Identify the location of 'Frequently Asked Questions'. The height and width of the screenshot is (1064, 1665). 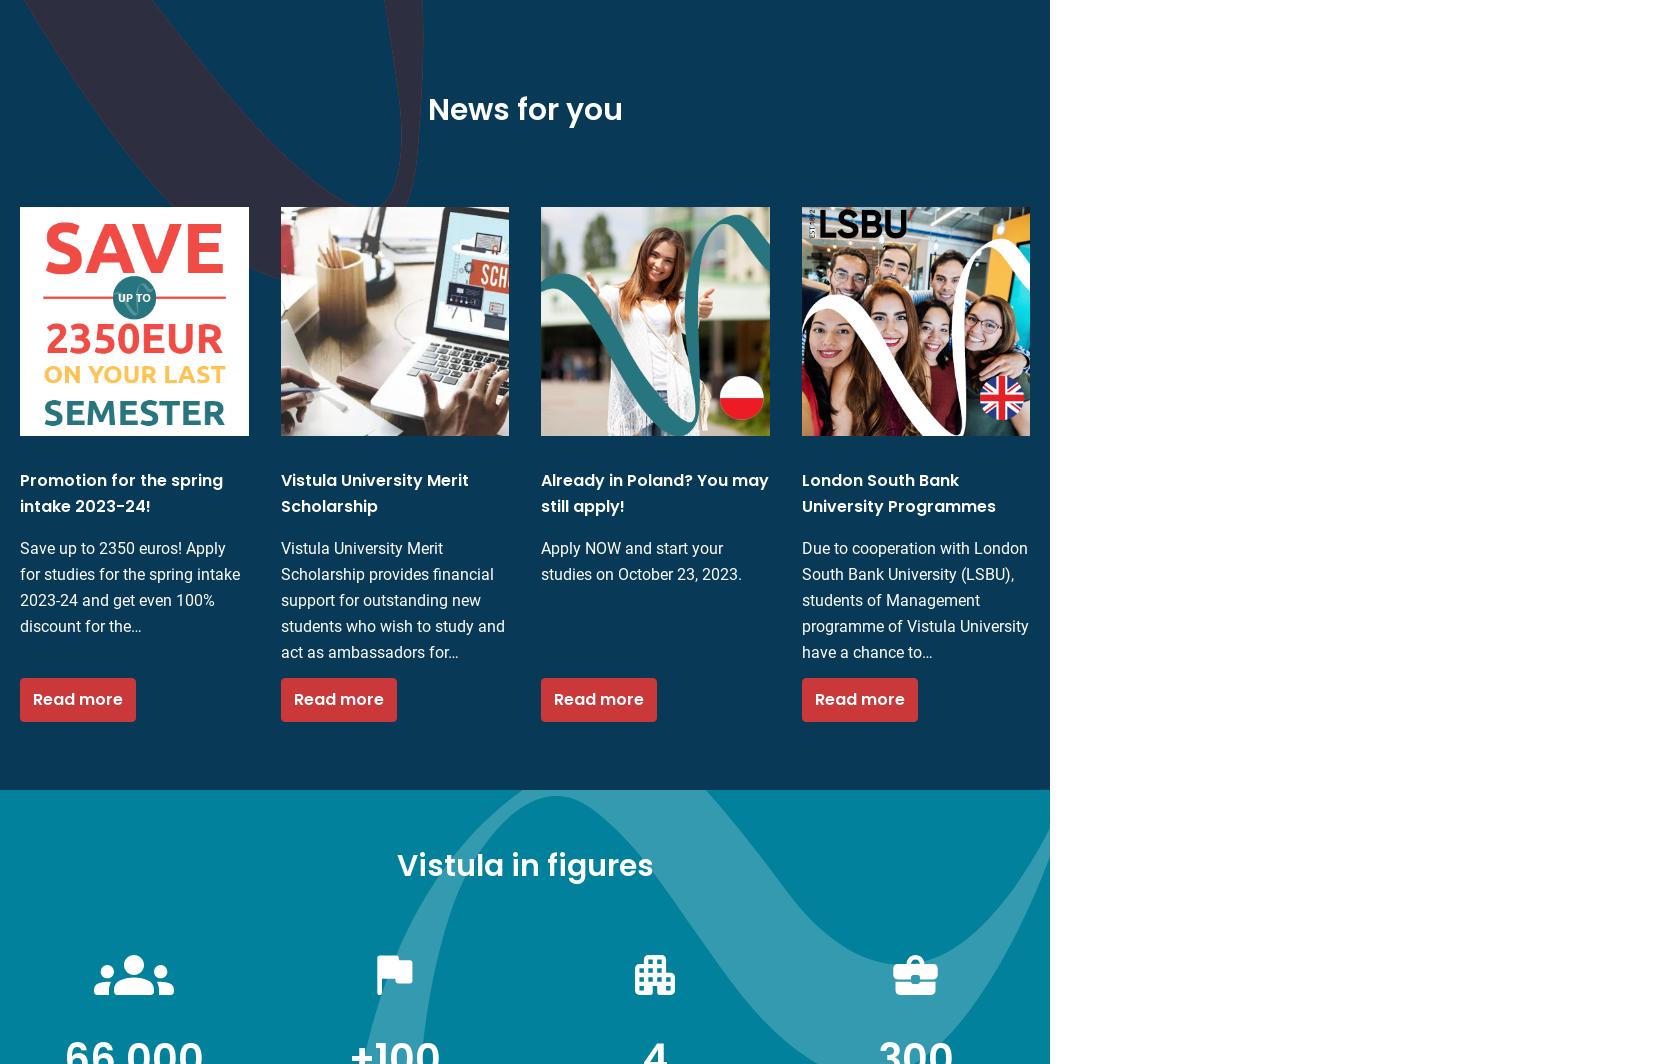
(773, 816).